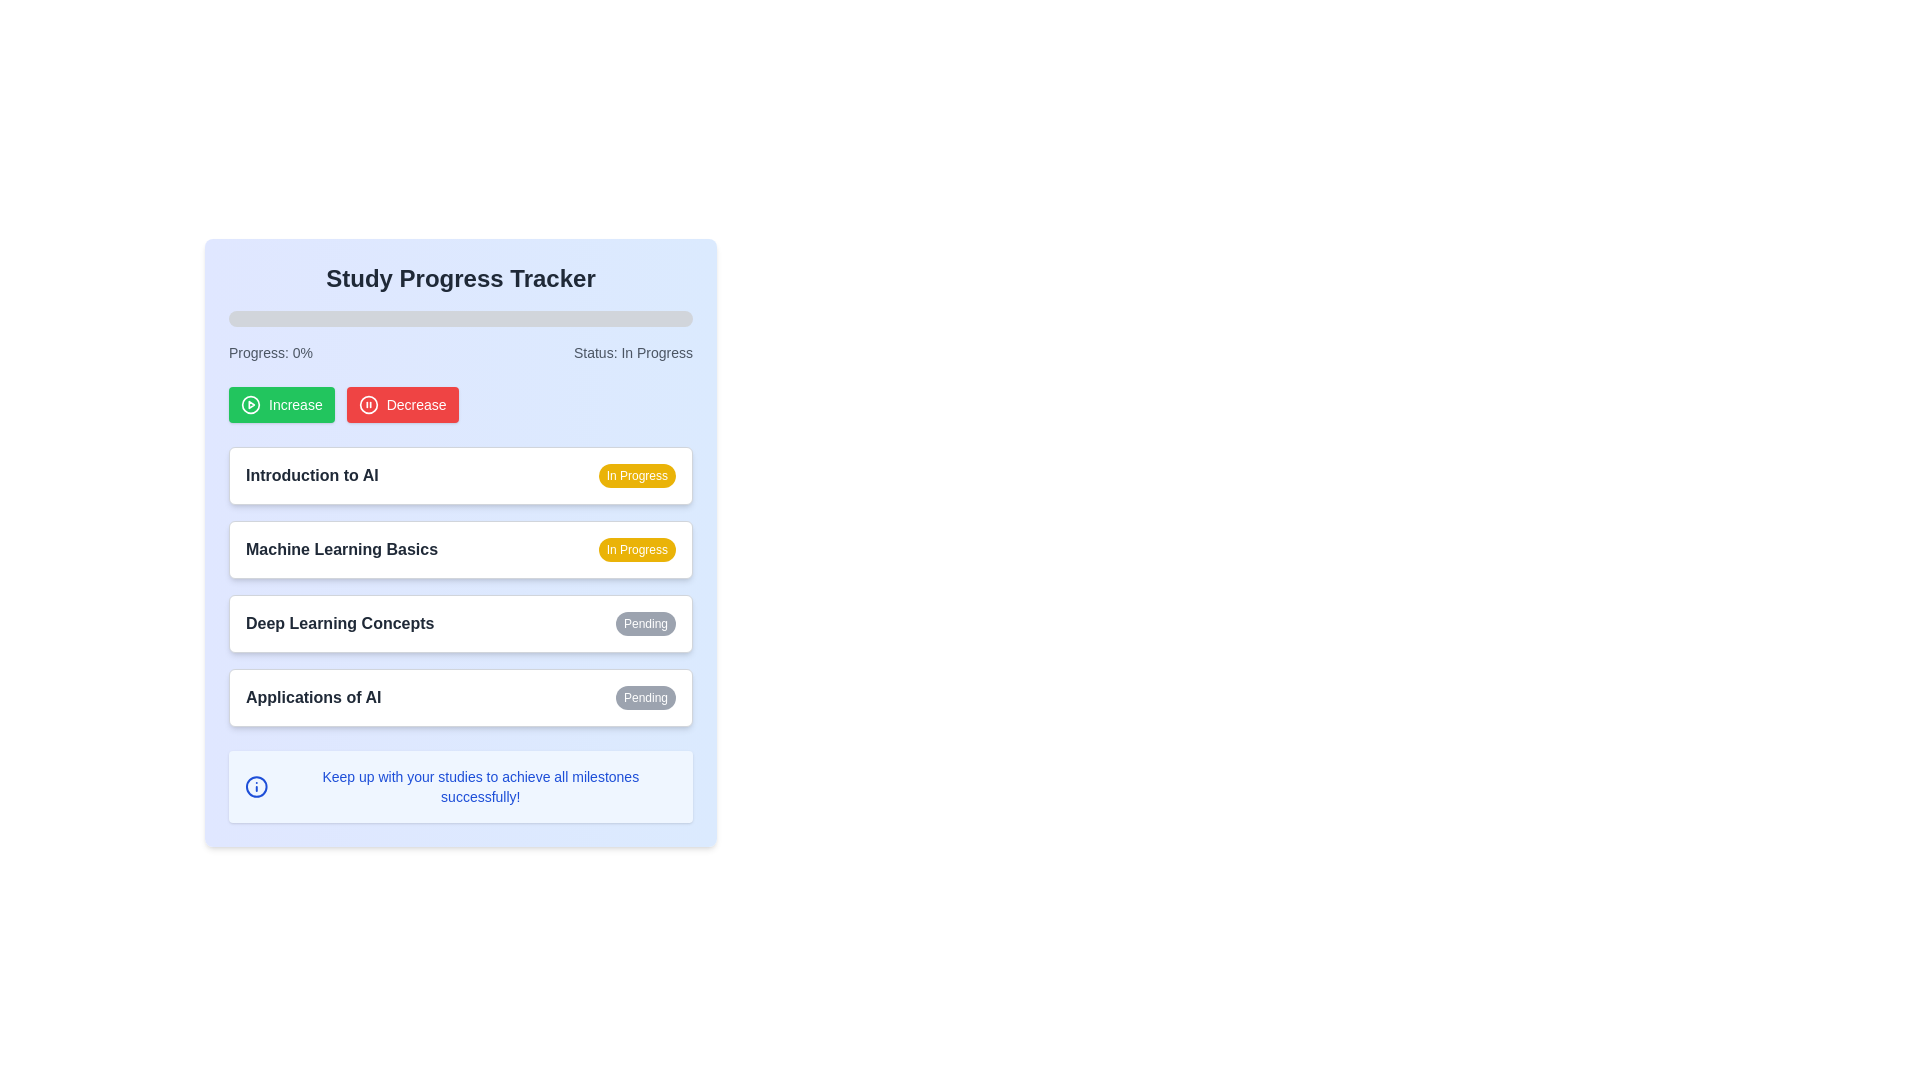 The width and height of the screenshot is (1920, 1080). What do you see at coordinates (255, 785) in the screenshot?
I see `the outer circular stroke of the motivational icon located at the bottom-center part of the application interface` at bounding box center [255, 785].